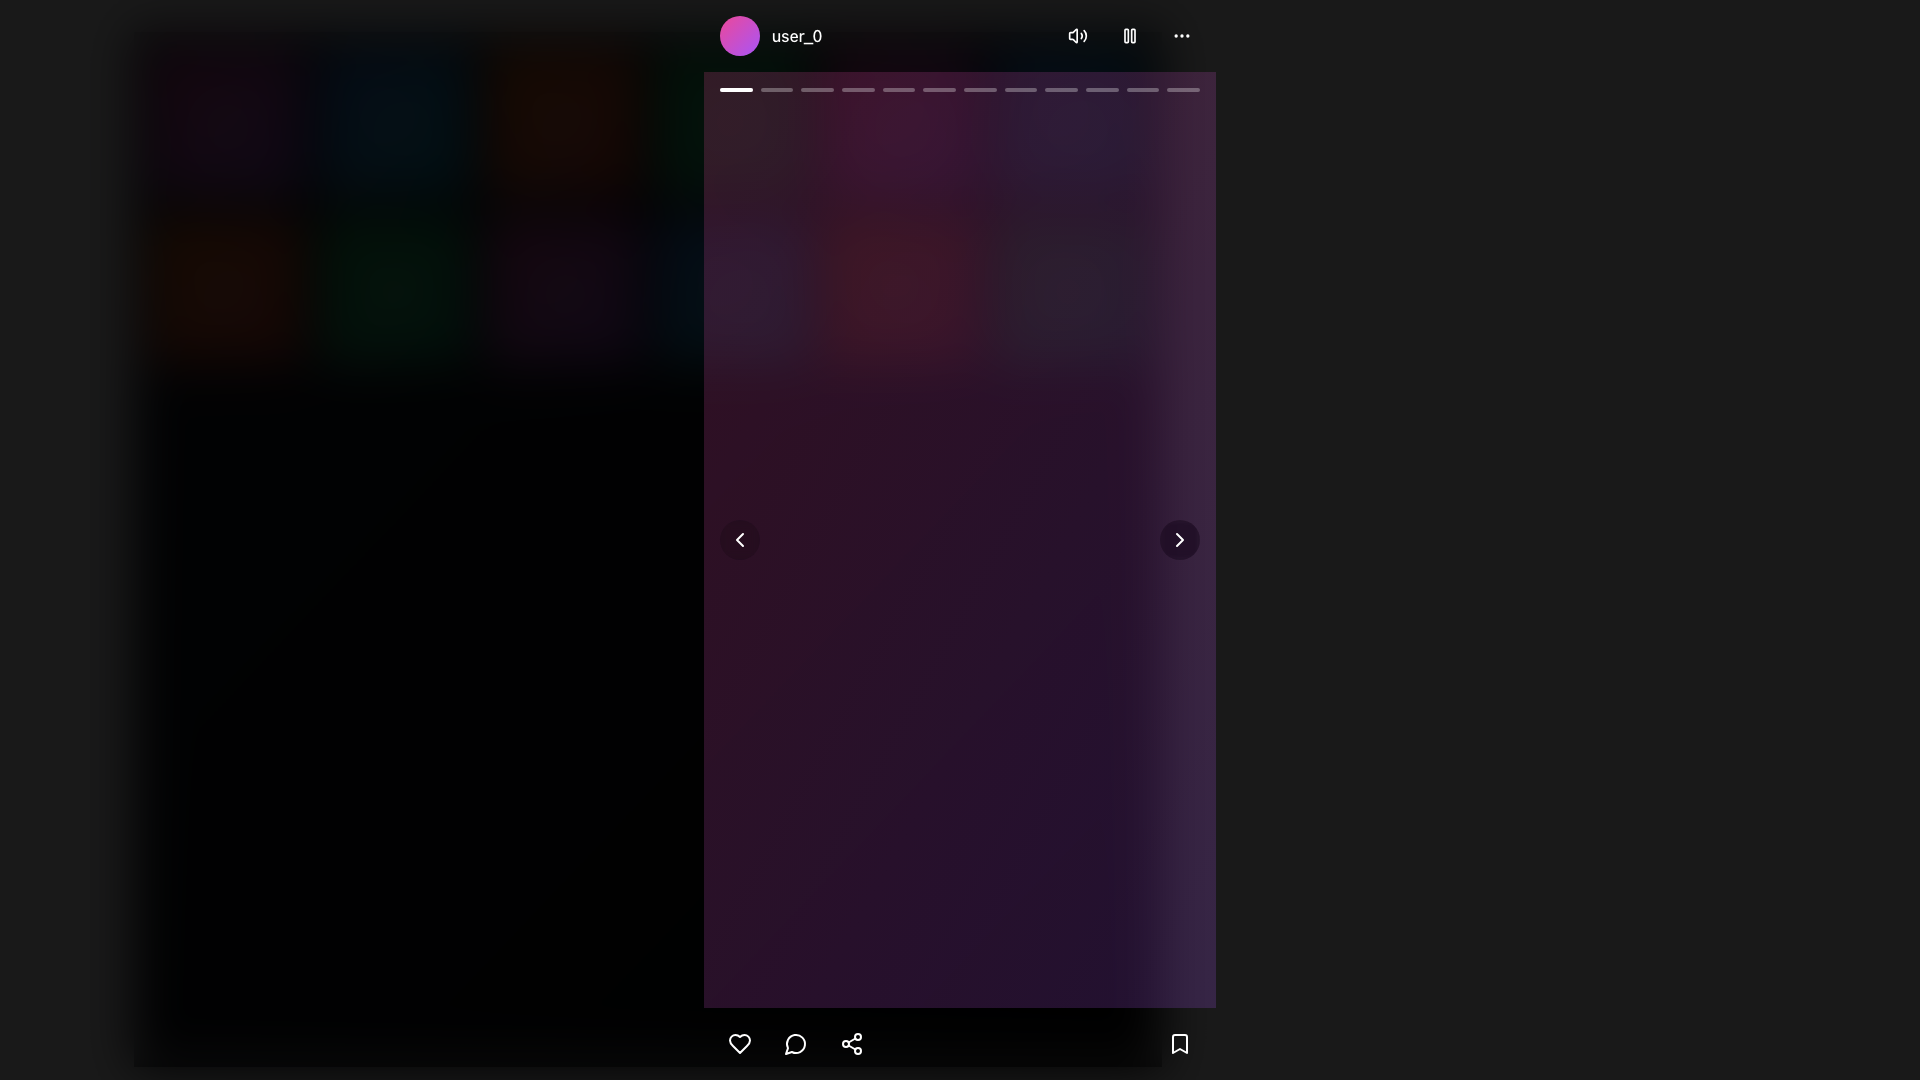 Image resolution: width=1920 pixels, height=1080 pixels. What do you see at coordinates (1181, 35) in the screenshot?
I see `the Ellipsis menu button located at the top right corner of the interface, which is the rightmost button in a group of three` at bounding box center [1181, 35].